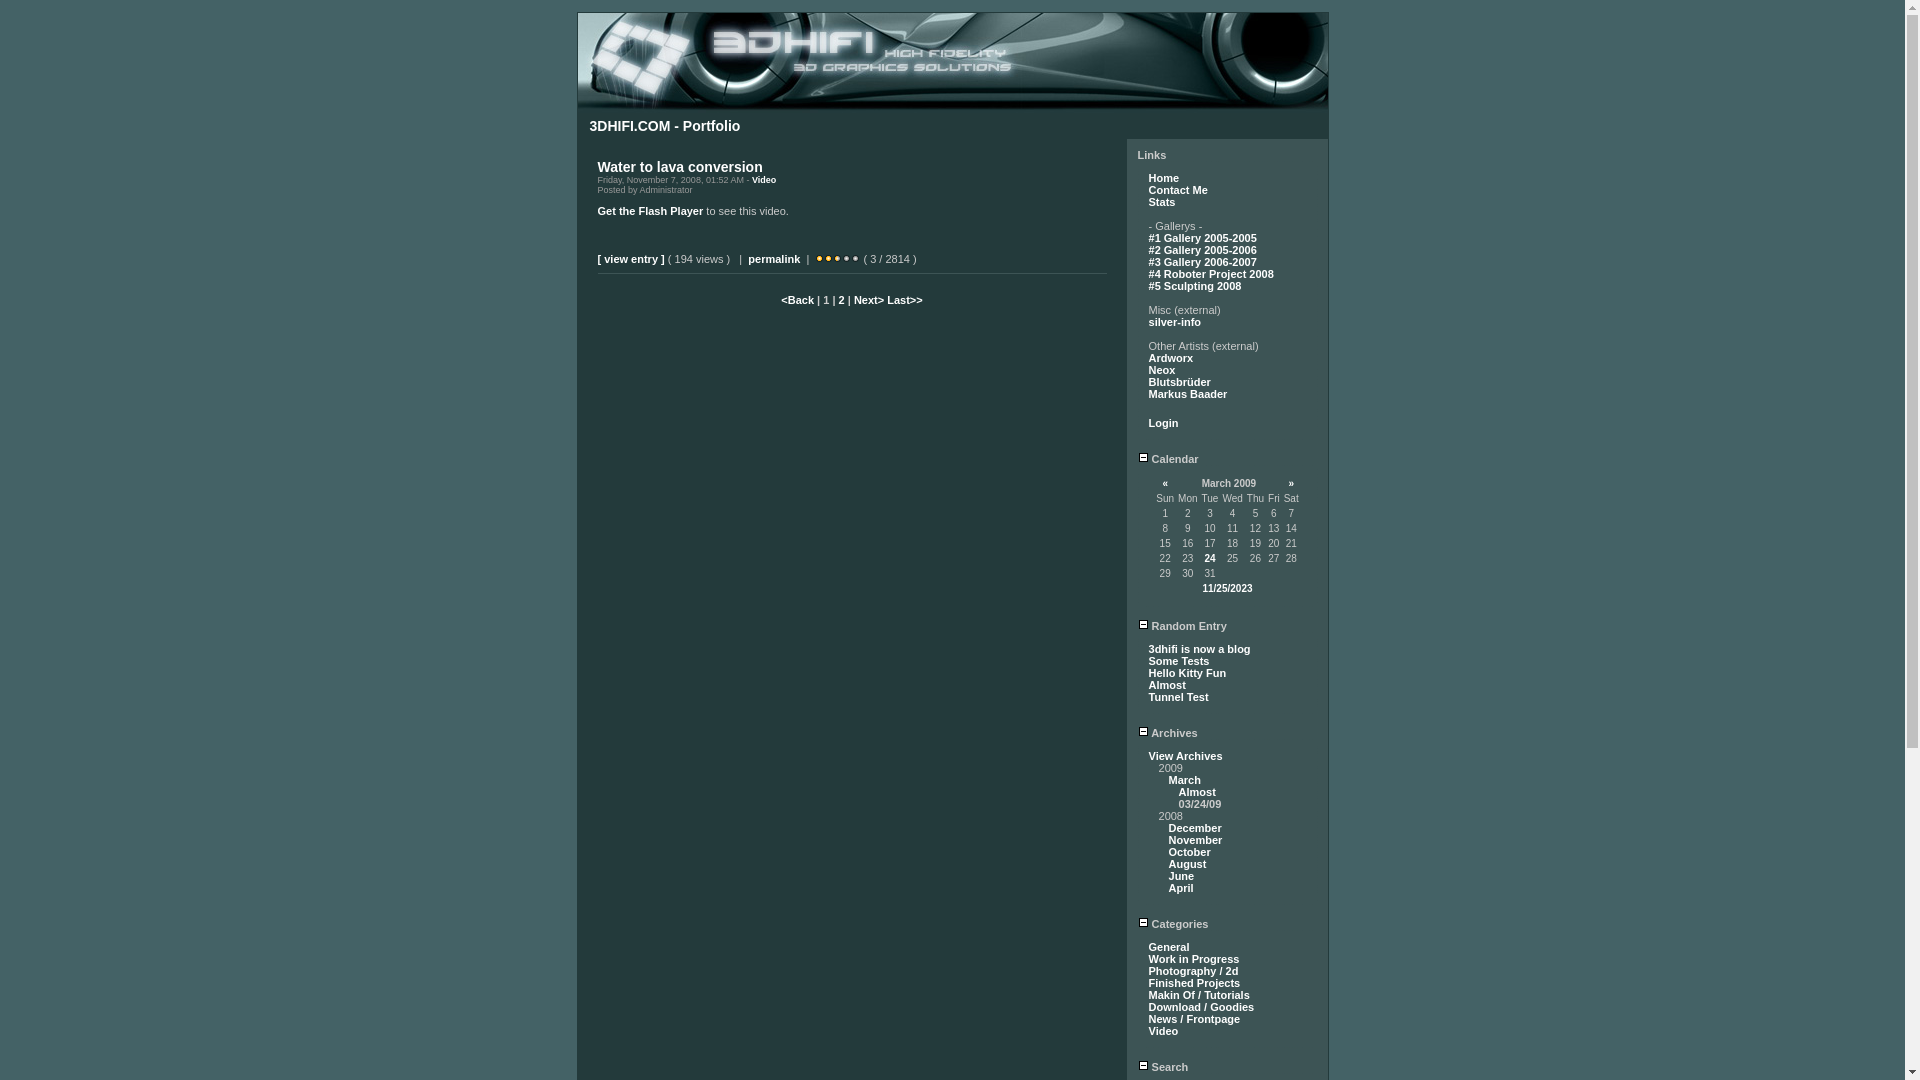 The height and width of the screenshot is (1080, 1920). What do you see at coordinates (1188, 393) in the screenshot?
I see `'Markus Baader'` at bounding box center [1188, 393].